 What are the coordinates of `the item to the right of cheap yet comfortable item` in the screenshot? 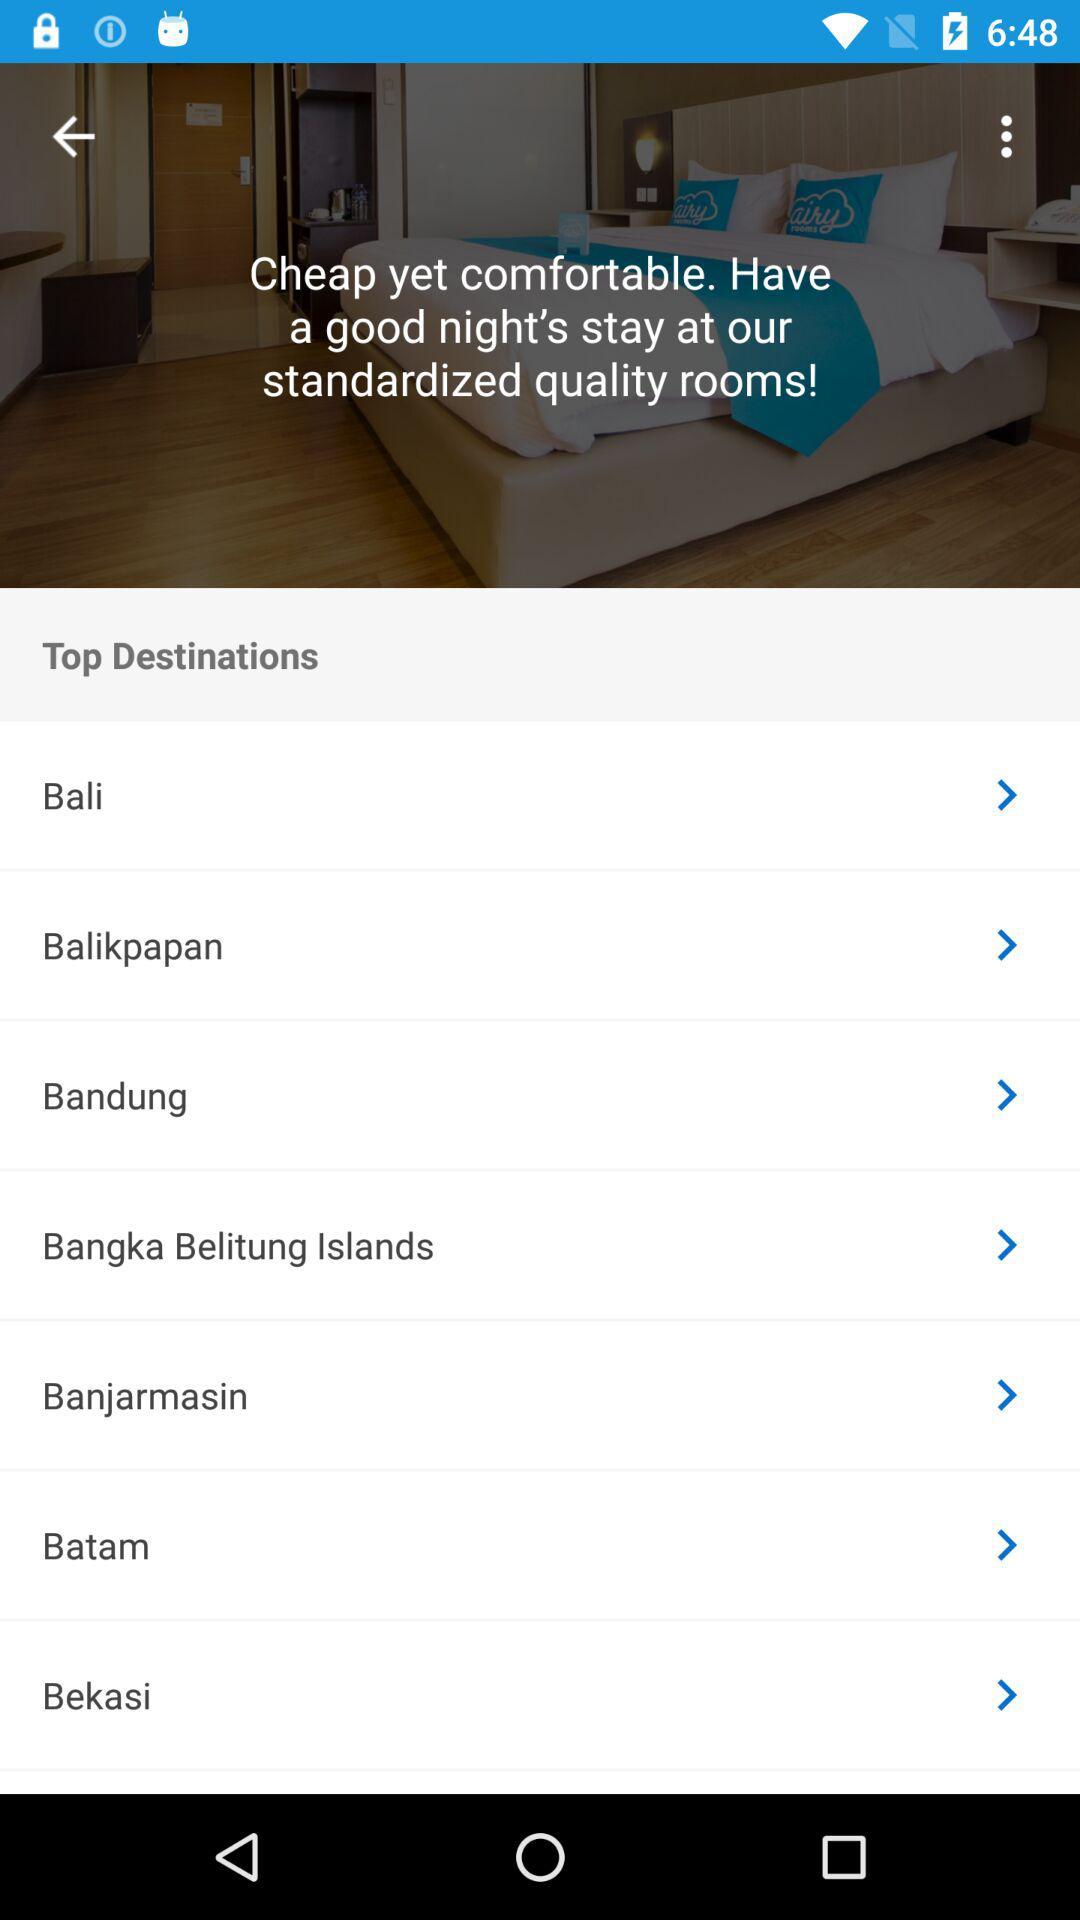 It's located at (1006, 135).